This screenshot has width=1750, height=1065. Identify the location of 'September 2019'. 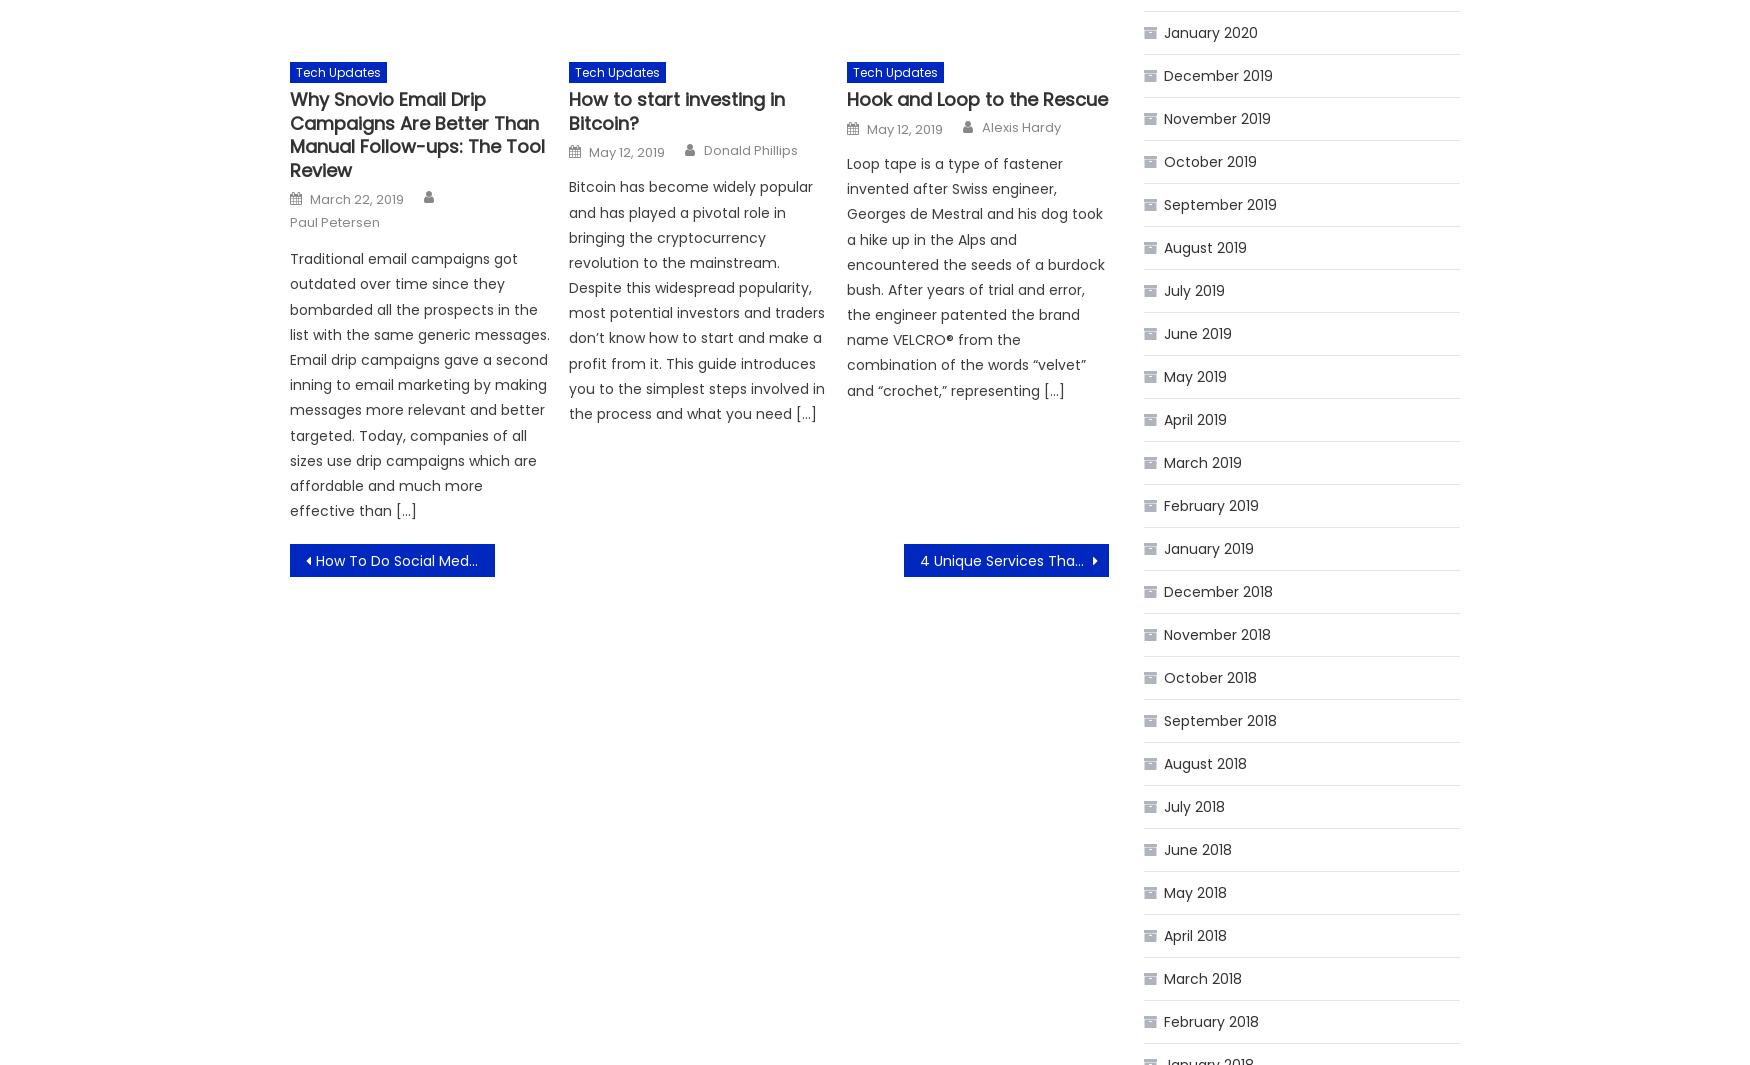
(1220, 204).